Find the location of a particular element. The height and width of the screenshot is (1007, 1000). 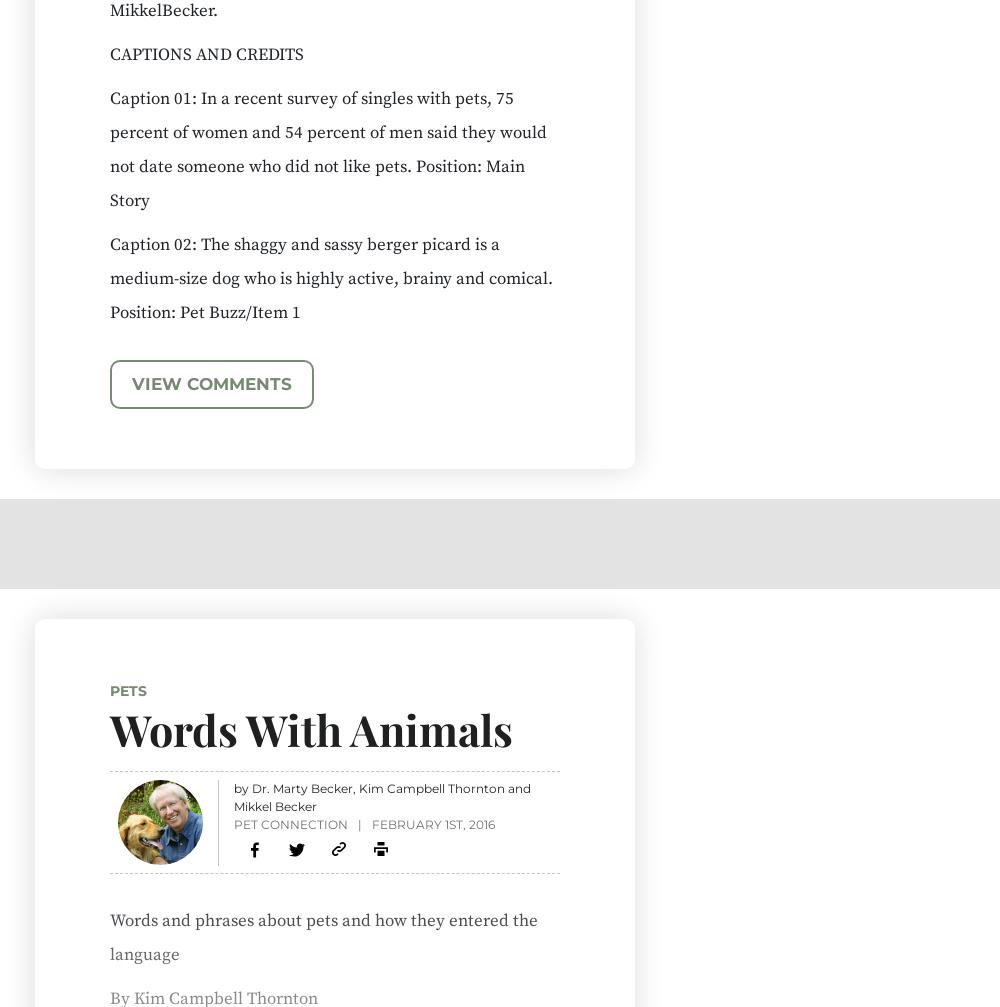

'Words With Animals' is located at coordinates (311, 727).